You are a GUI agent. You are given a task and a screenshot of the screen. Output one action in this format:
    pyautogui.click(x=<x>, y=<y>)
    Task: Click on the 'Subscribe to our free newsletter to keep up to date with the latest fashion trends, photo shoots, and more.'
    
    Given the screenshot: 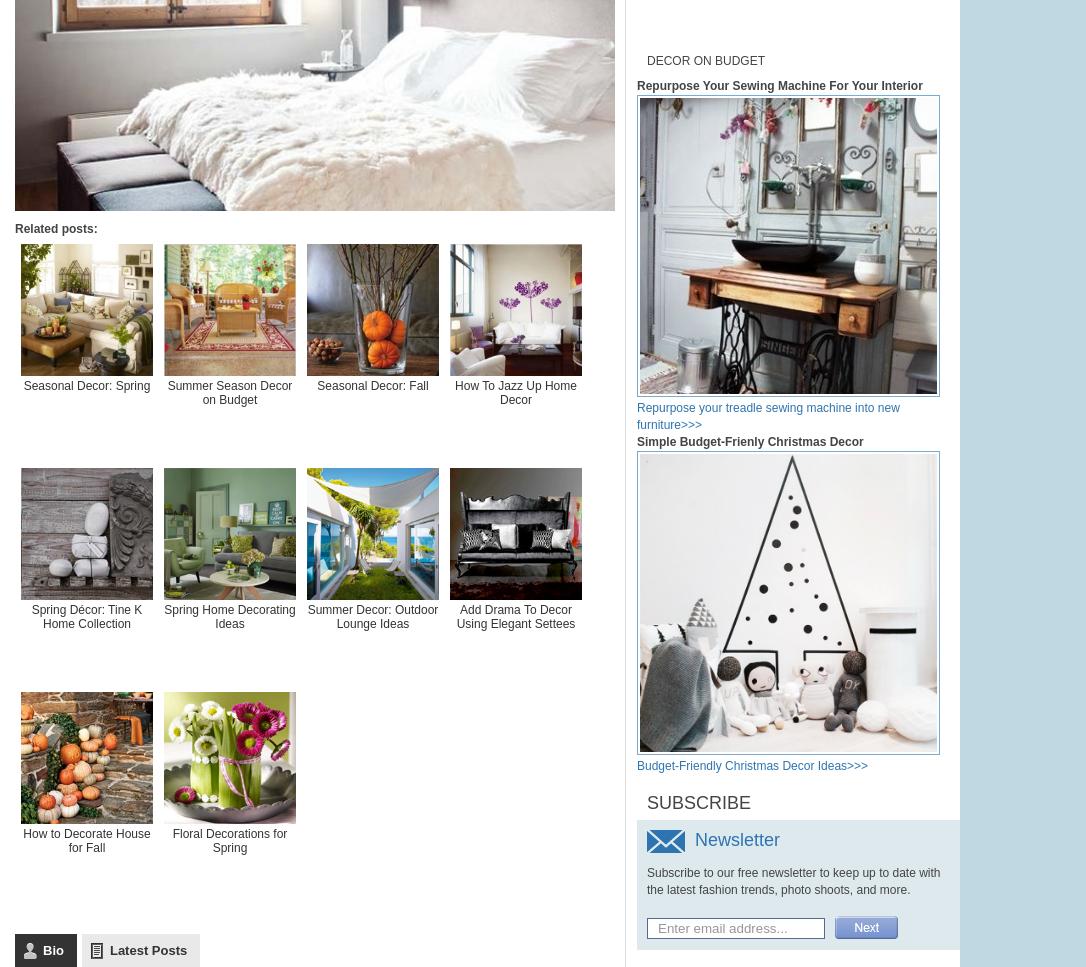 What is the action you would take?
    pyautogui.click(x=793, y=880)
    